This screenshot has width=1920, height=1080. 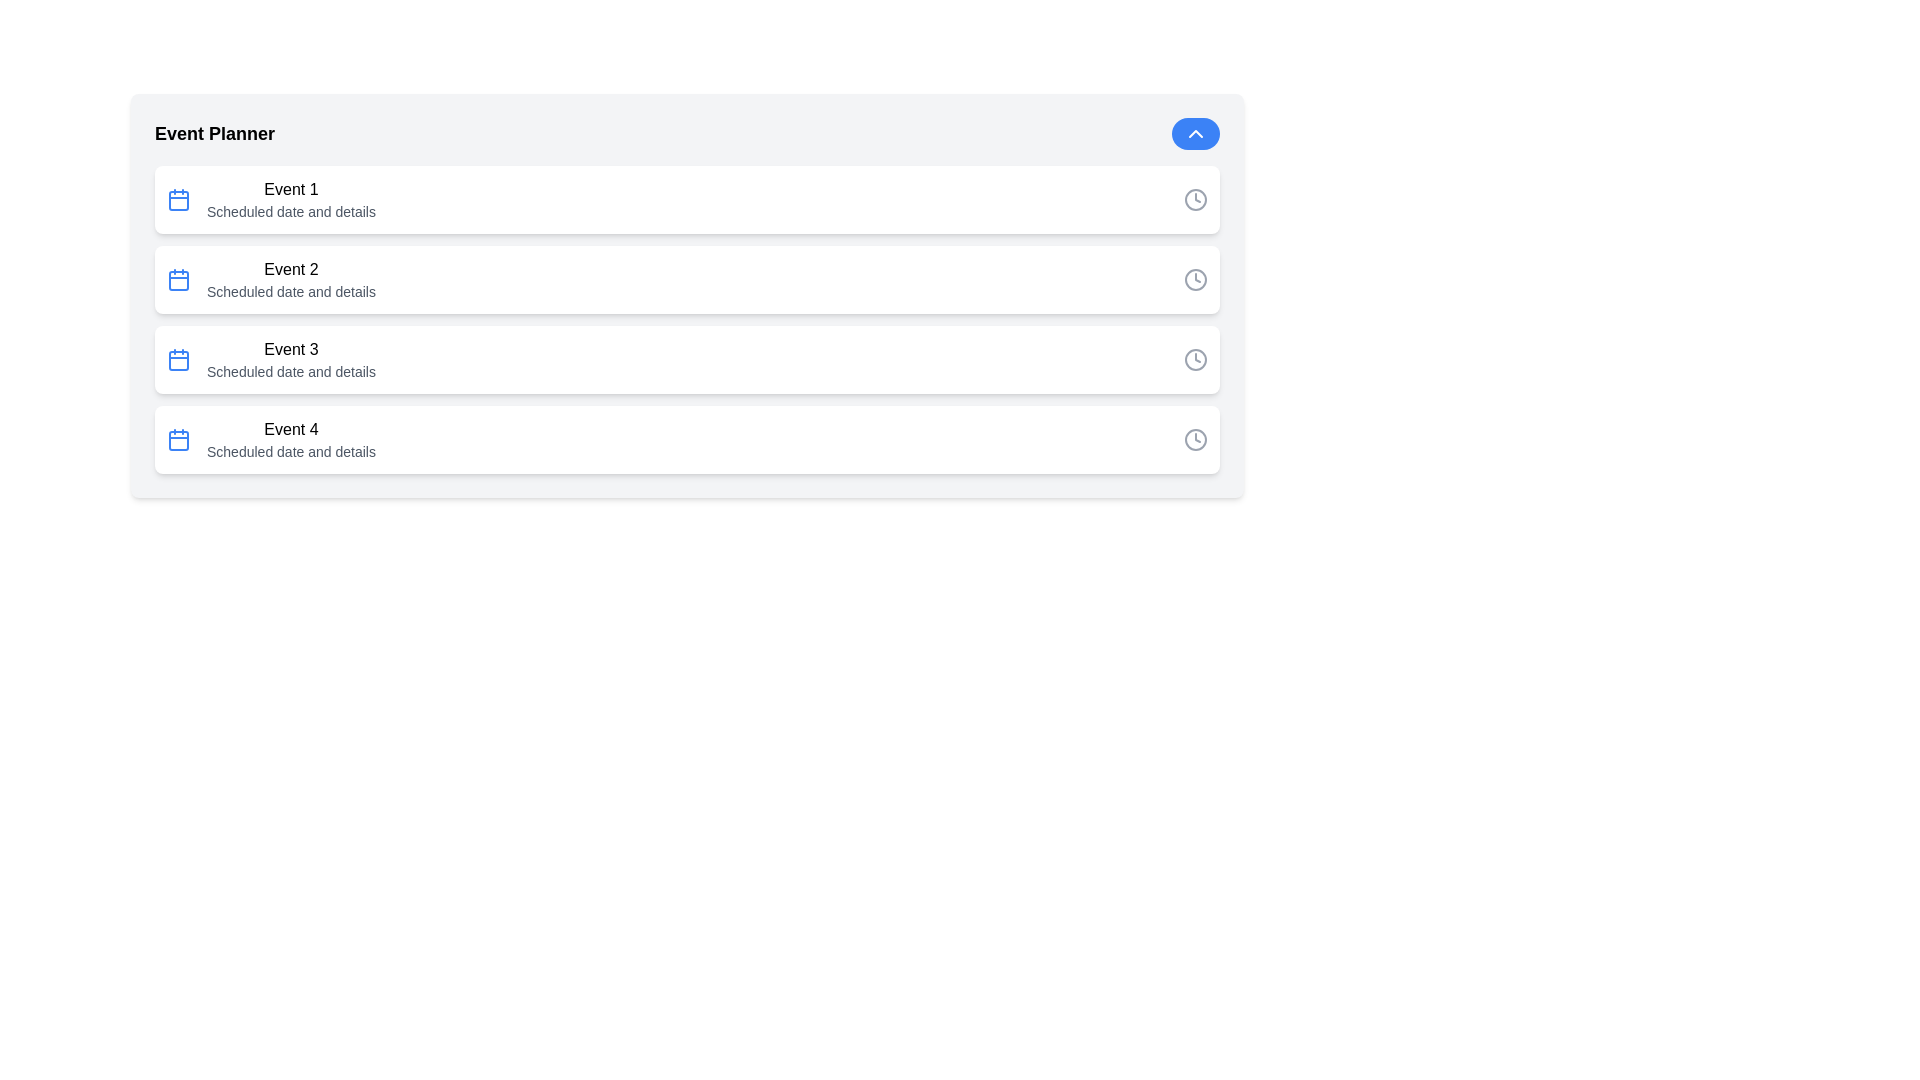 I want to click on the SVG rectangle with rounded corners representing a day or date within the calendar icon, located to the left of 'Event 1' in the event list, so click(x=178, y=200).